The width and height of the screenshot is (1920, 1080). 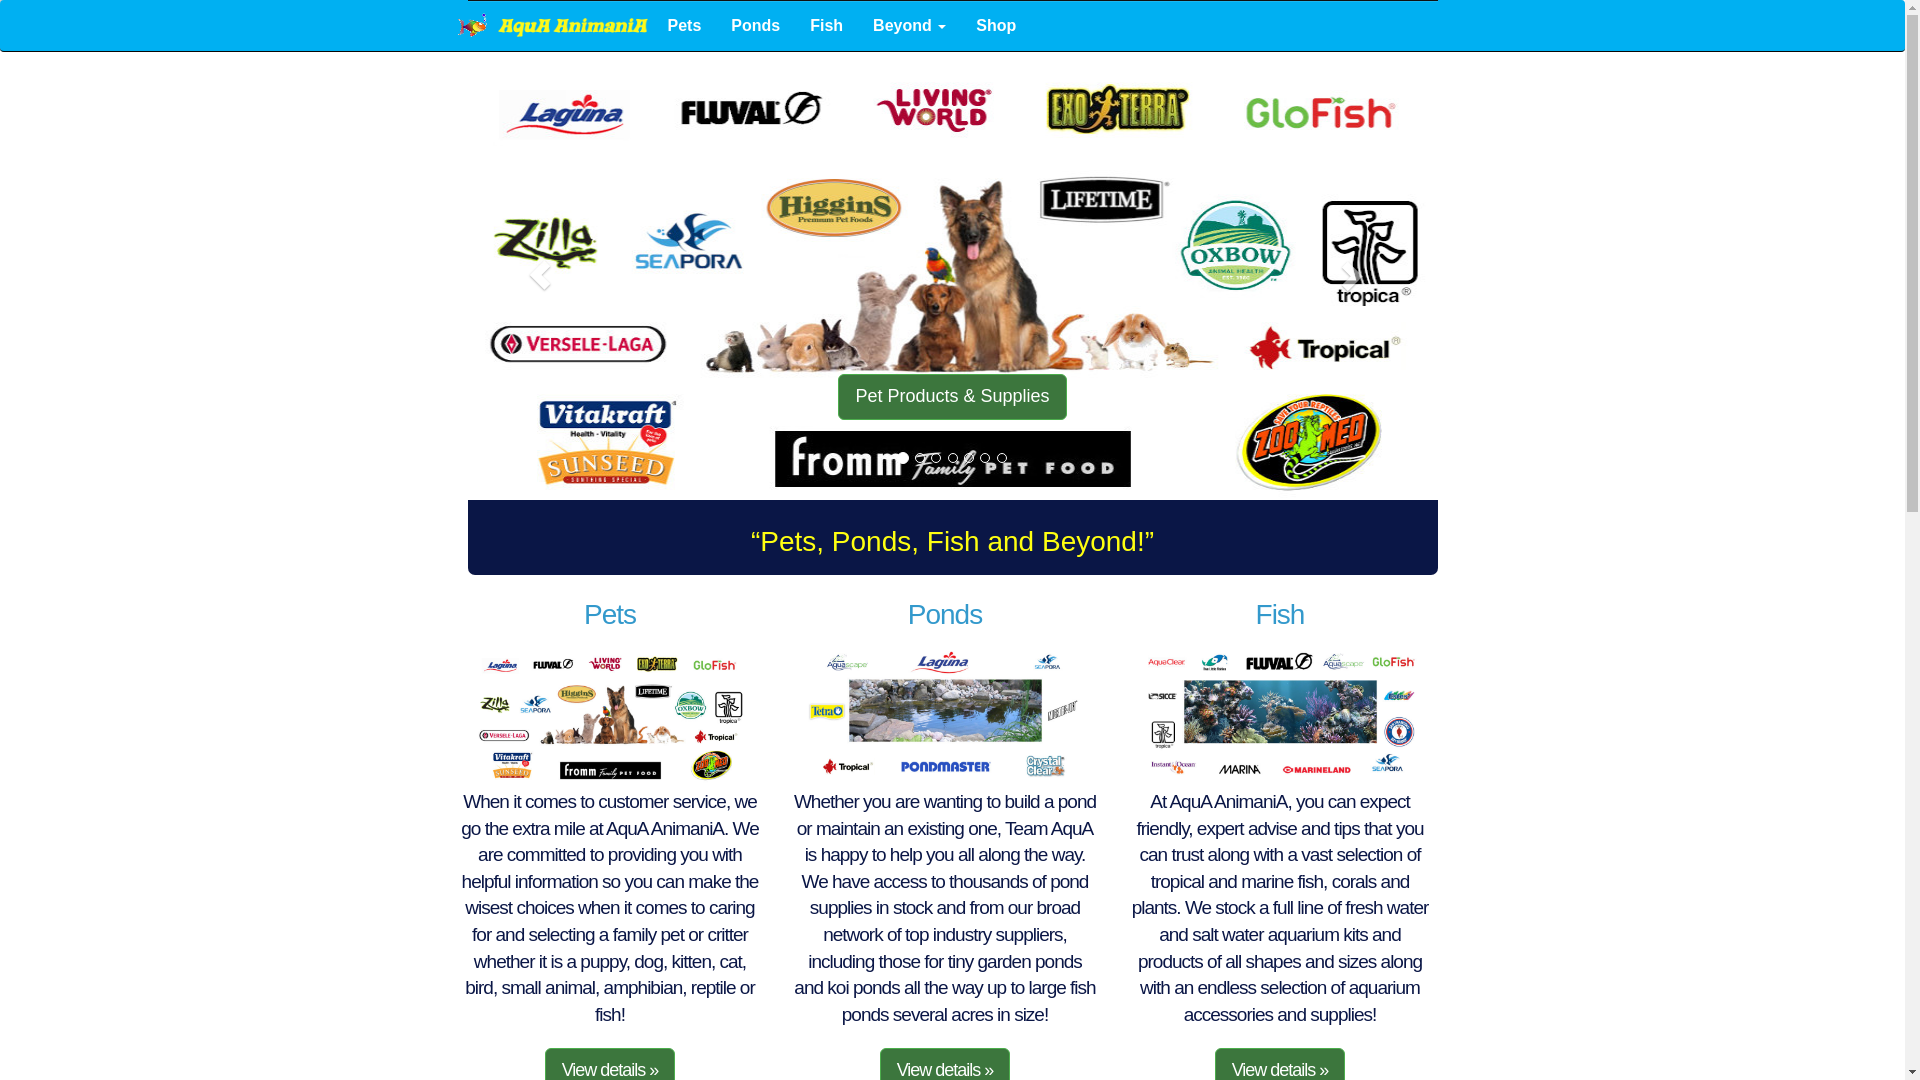 What do you see at coordinates (996, 26) in the screenshot?
I see `'Shop'` at bounding box center [996, 26].